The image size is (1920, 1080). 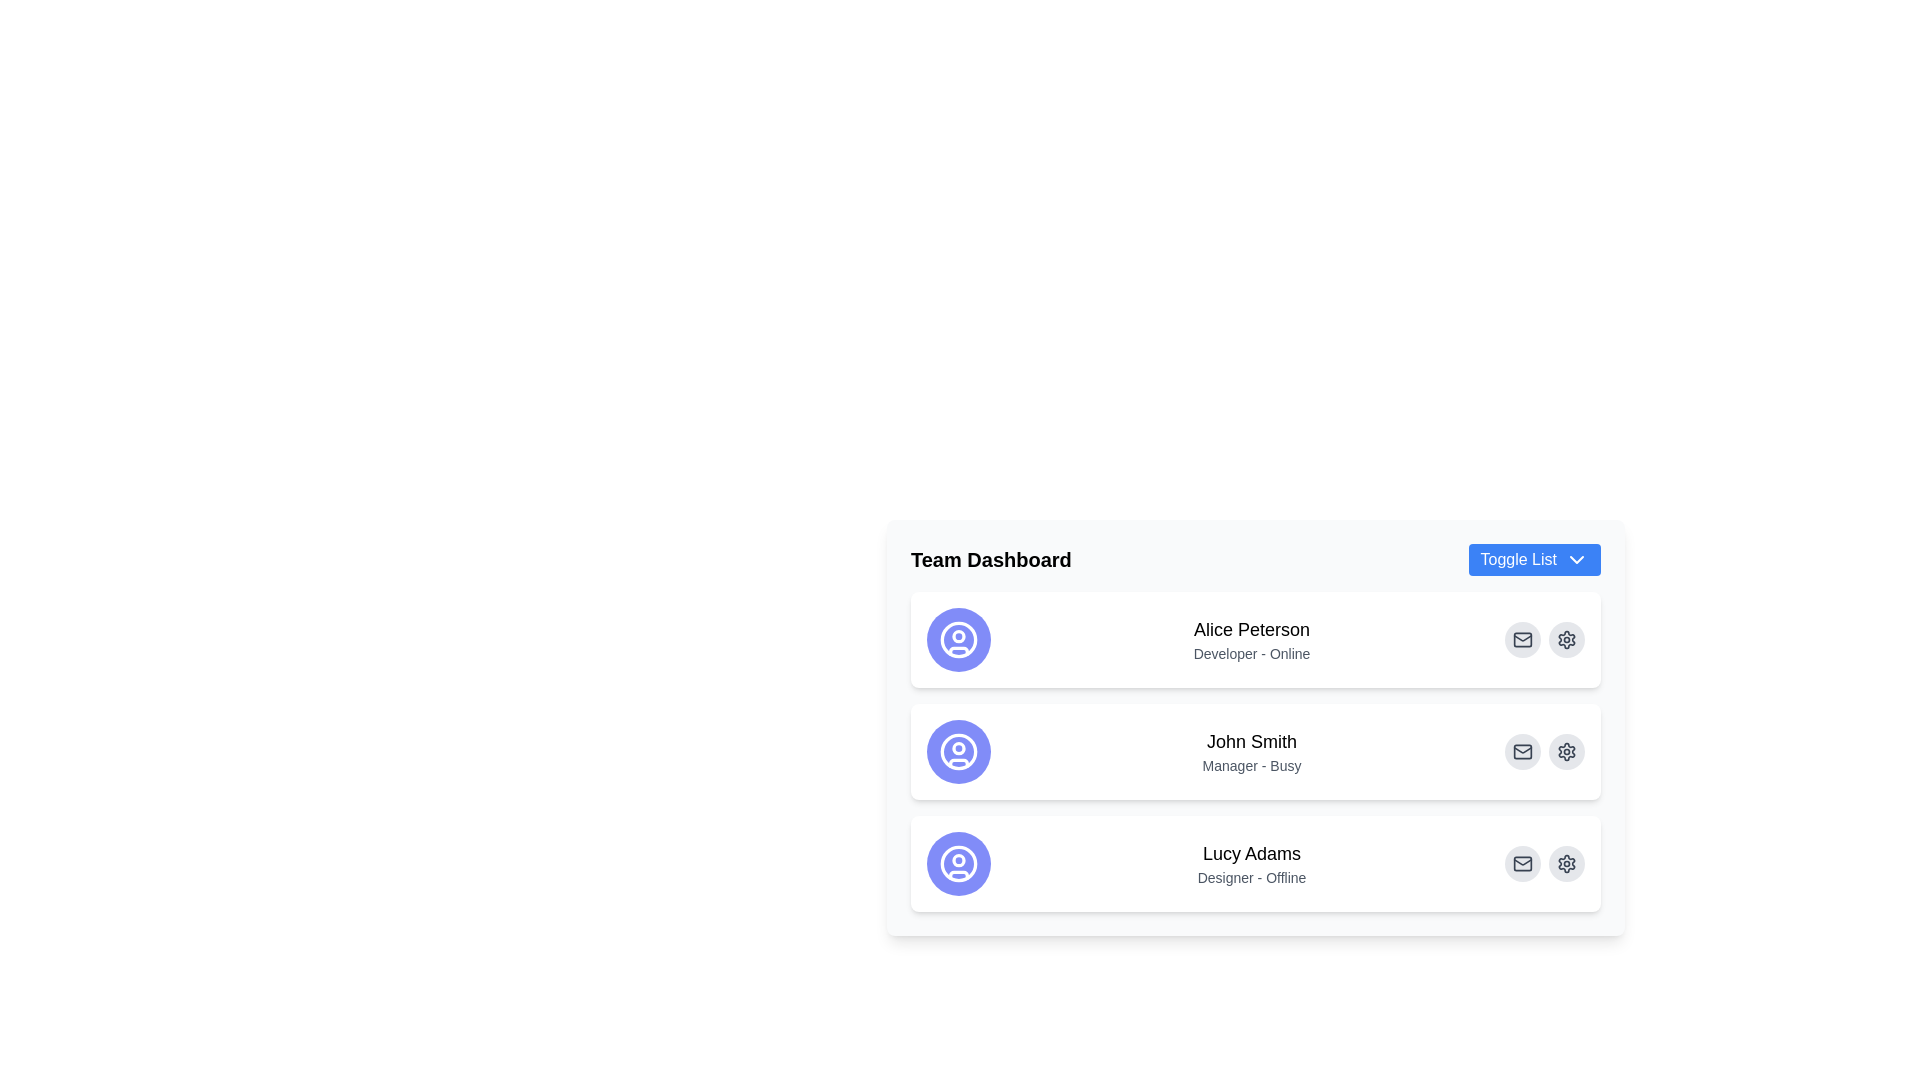 I want to click on the email icon located to the right of 'John Smith' in the list to facilitate email communication actions, so click(x=1521, y=752).